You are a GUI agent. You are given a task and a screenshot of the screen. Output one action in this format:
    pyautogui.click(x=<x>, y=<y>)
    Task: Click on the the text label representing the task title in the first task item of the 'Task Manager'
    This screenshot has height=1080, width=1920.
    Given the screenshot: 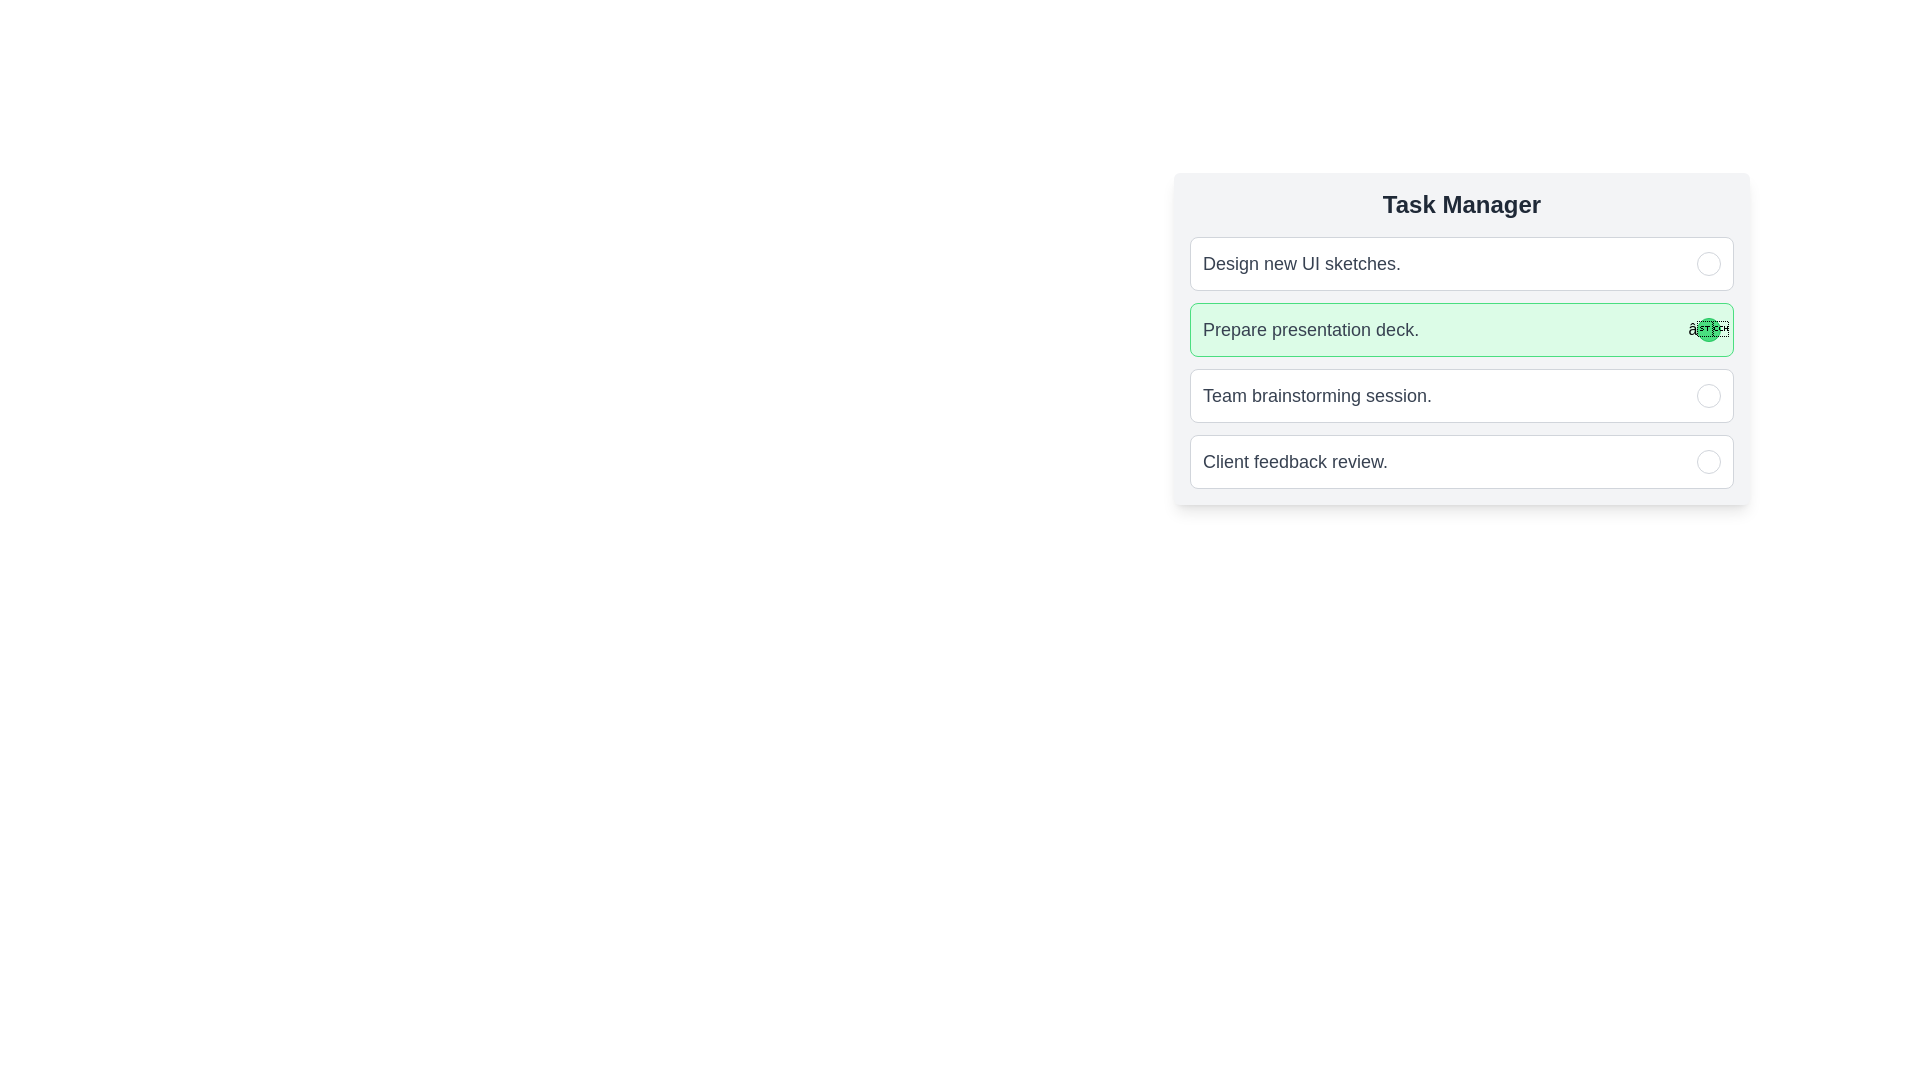 What is the action you would take?
    pyautogui.click(x=1302, y=262)
    